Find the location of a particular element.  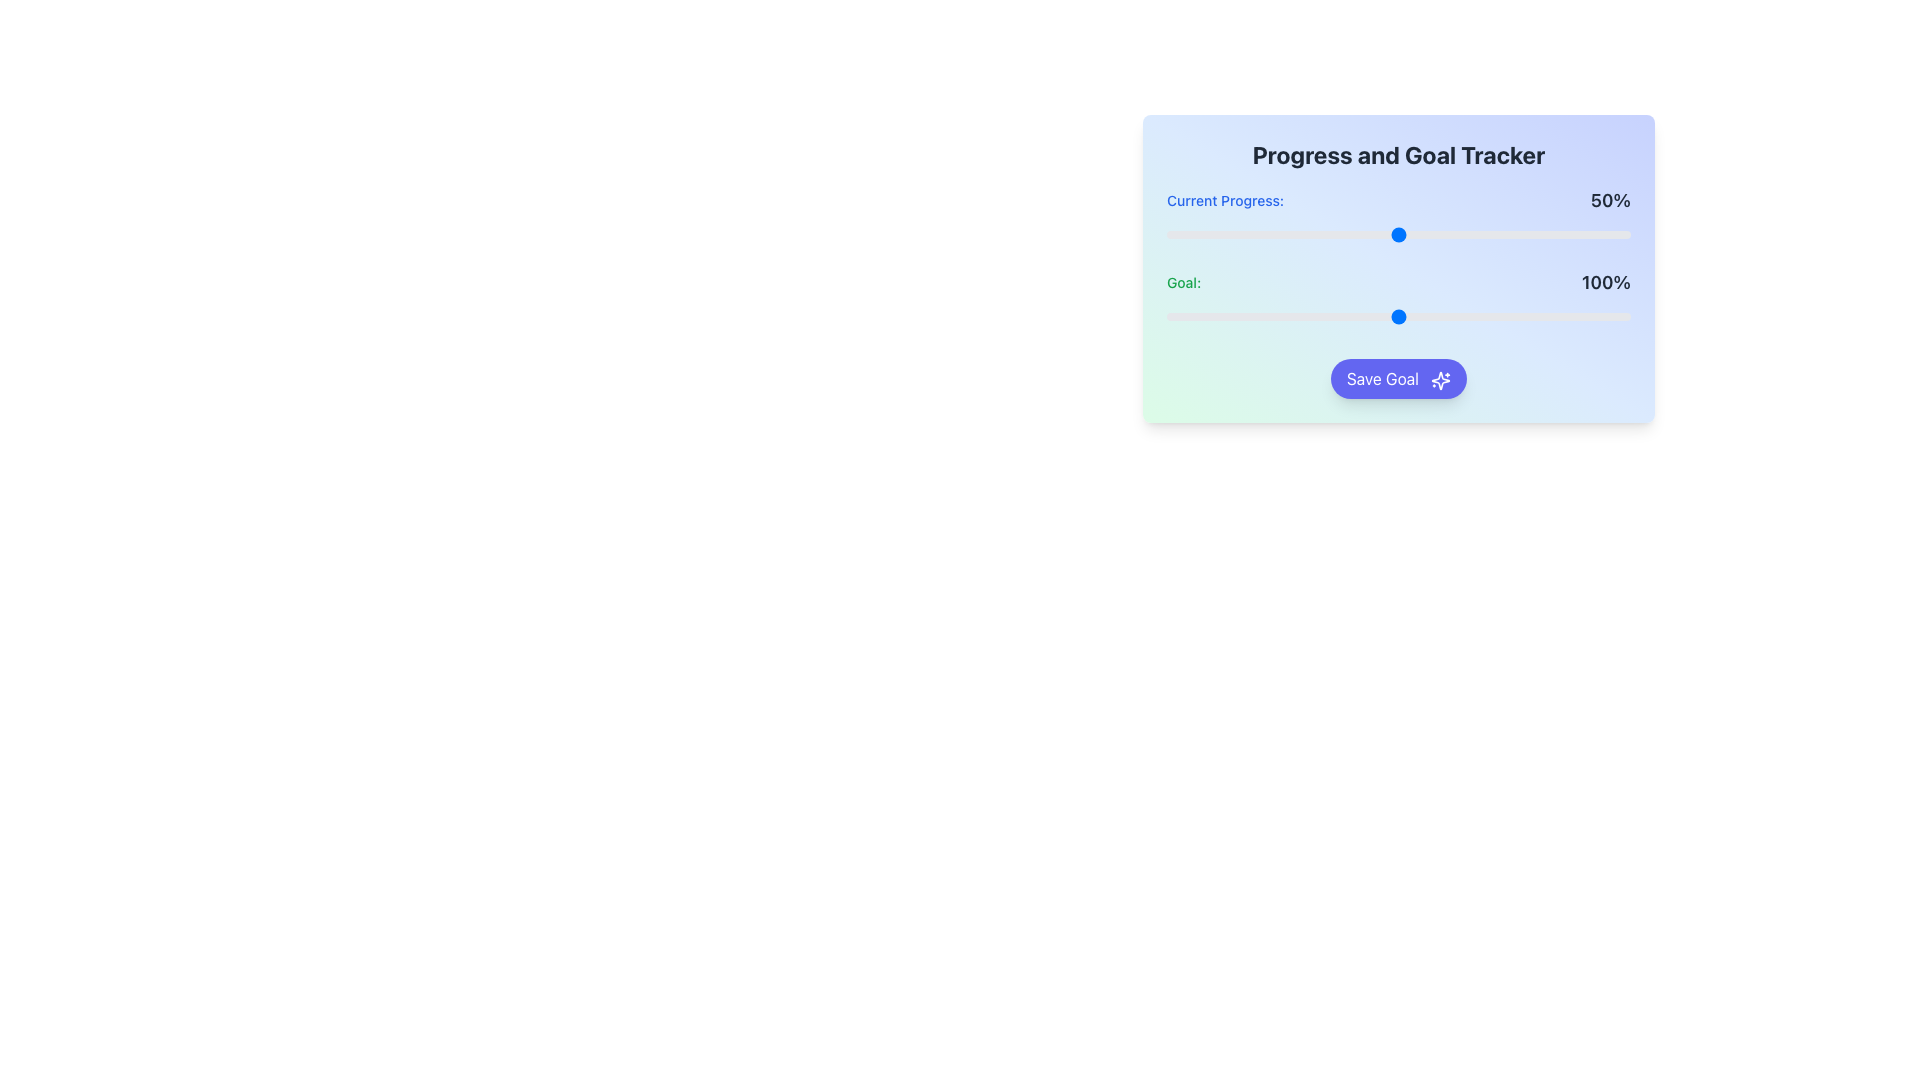

the slider value is located at coordinates (1523, 315).